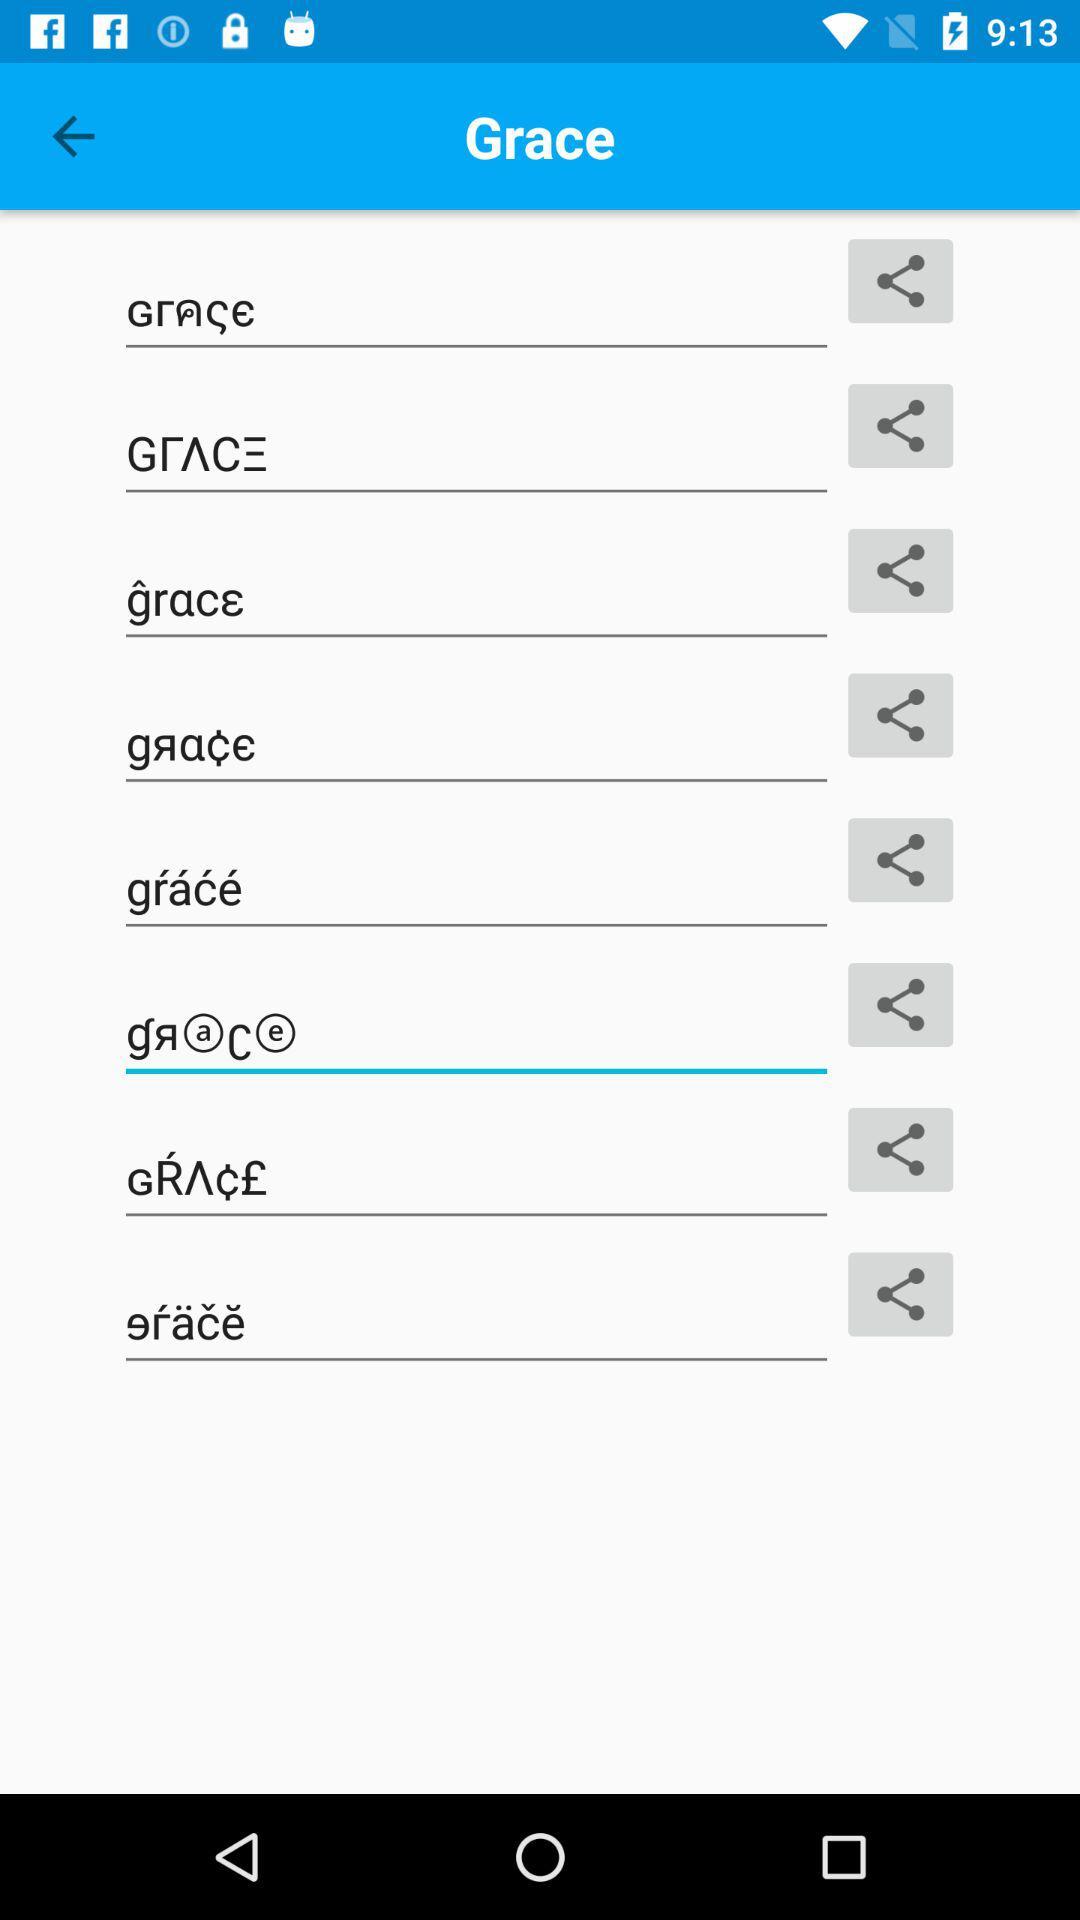 The image size is (1080, 1920). I want to click on the share icon which is in the second line, so click(901, 425).